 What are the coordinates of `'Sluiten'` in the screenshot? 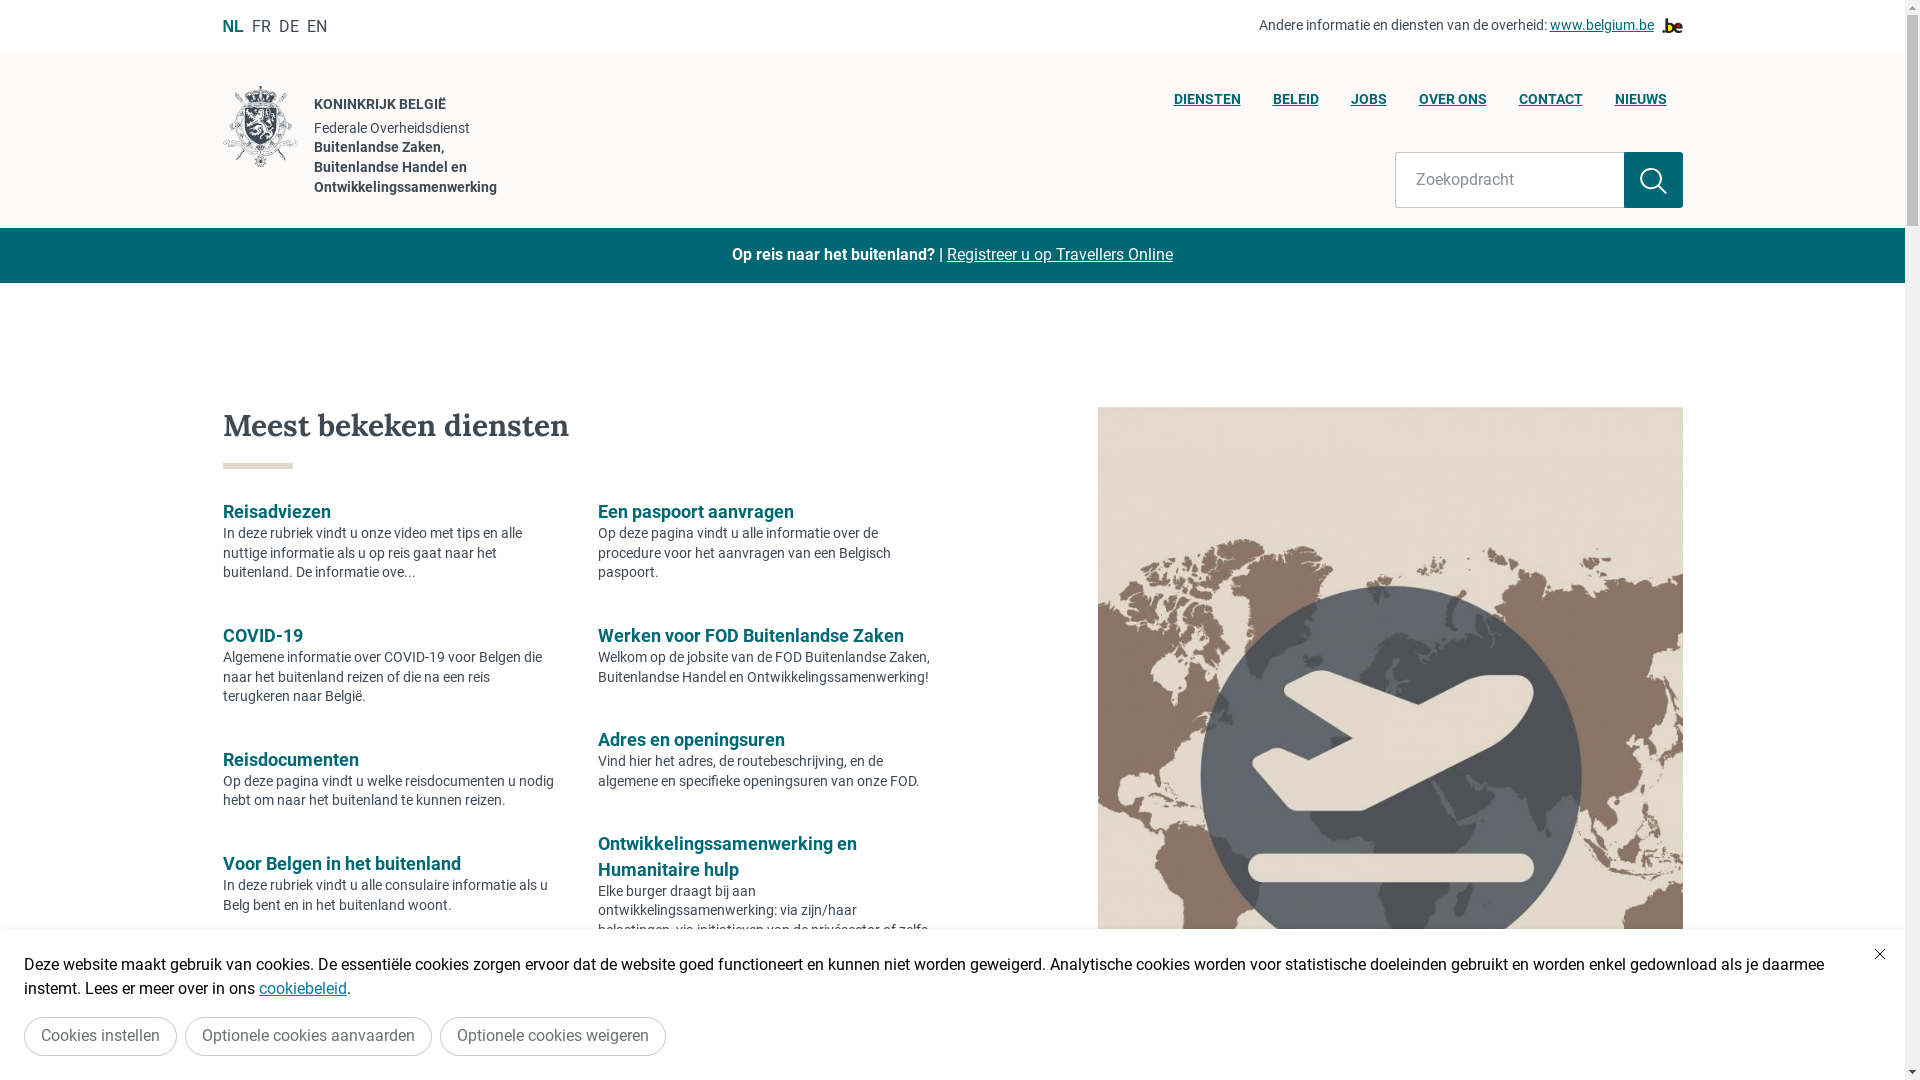 It's located at (1879, 952).